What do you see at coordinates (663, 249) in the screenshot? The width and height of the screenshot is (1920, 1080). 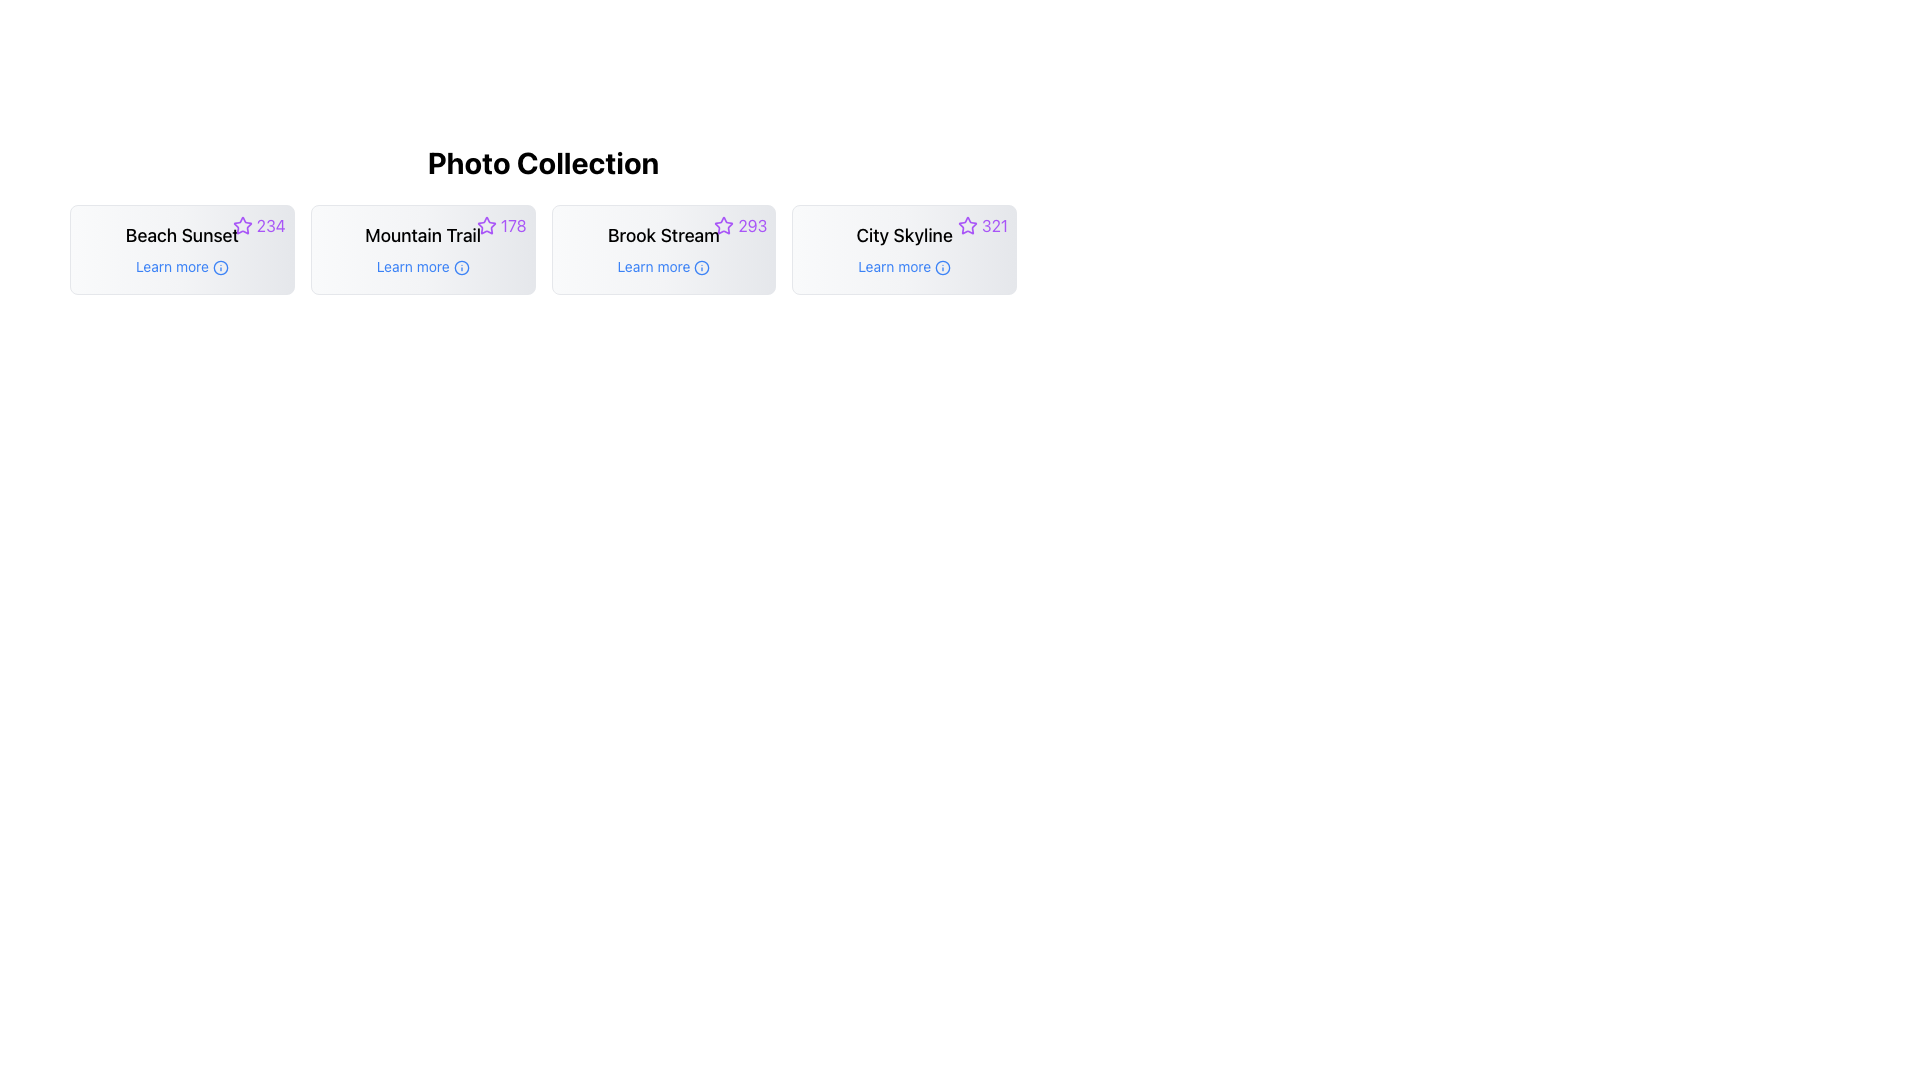 I see `the 'Learn more' link on the 'Brook Stream' card, which is the third card in the 'Photo Collection' section` at bounding box center [663, 249].